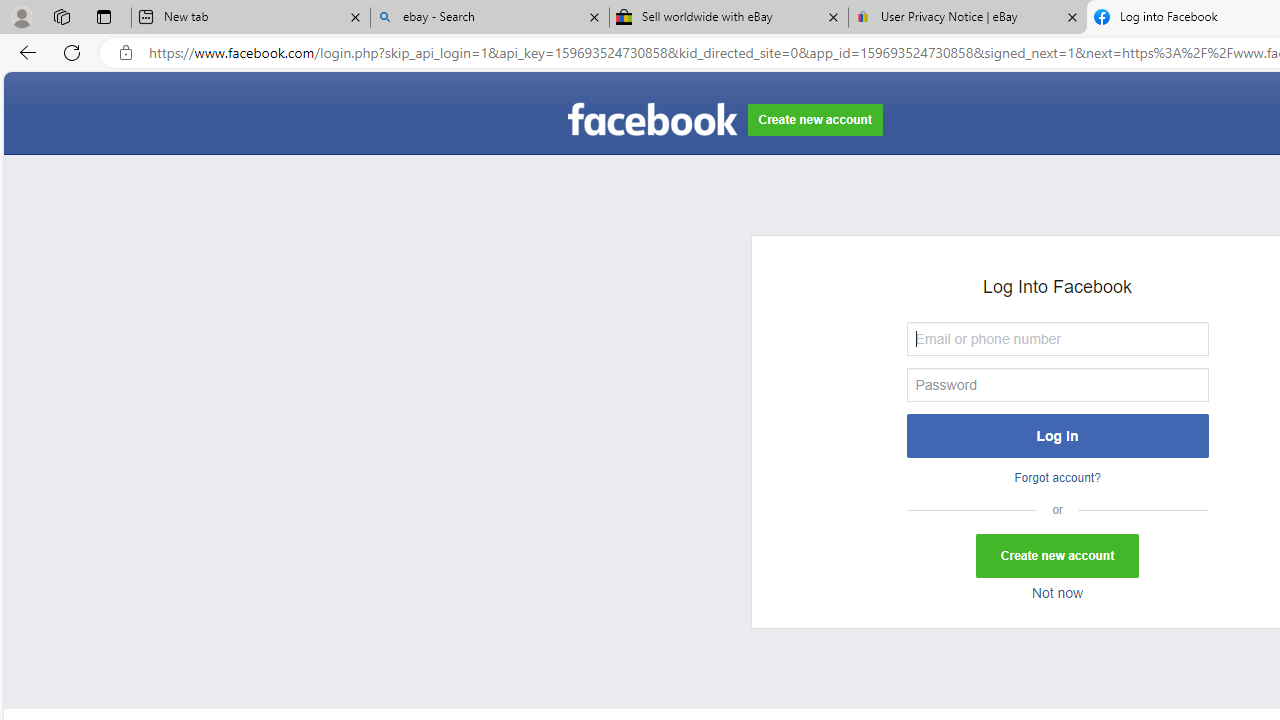 This screenshot has width=1280, height=720. What do you see at coordinates (967, 17) in the screenshot?
I see `'User Privacy Notice | eBay'` at bounding box center [967, 17].